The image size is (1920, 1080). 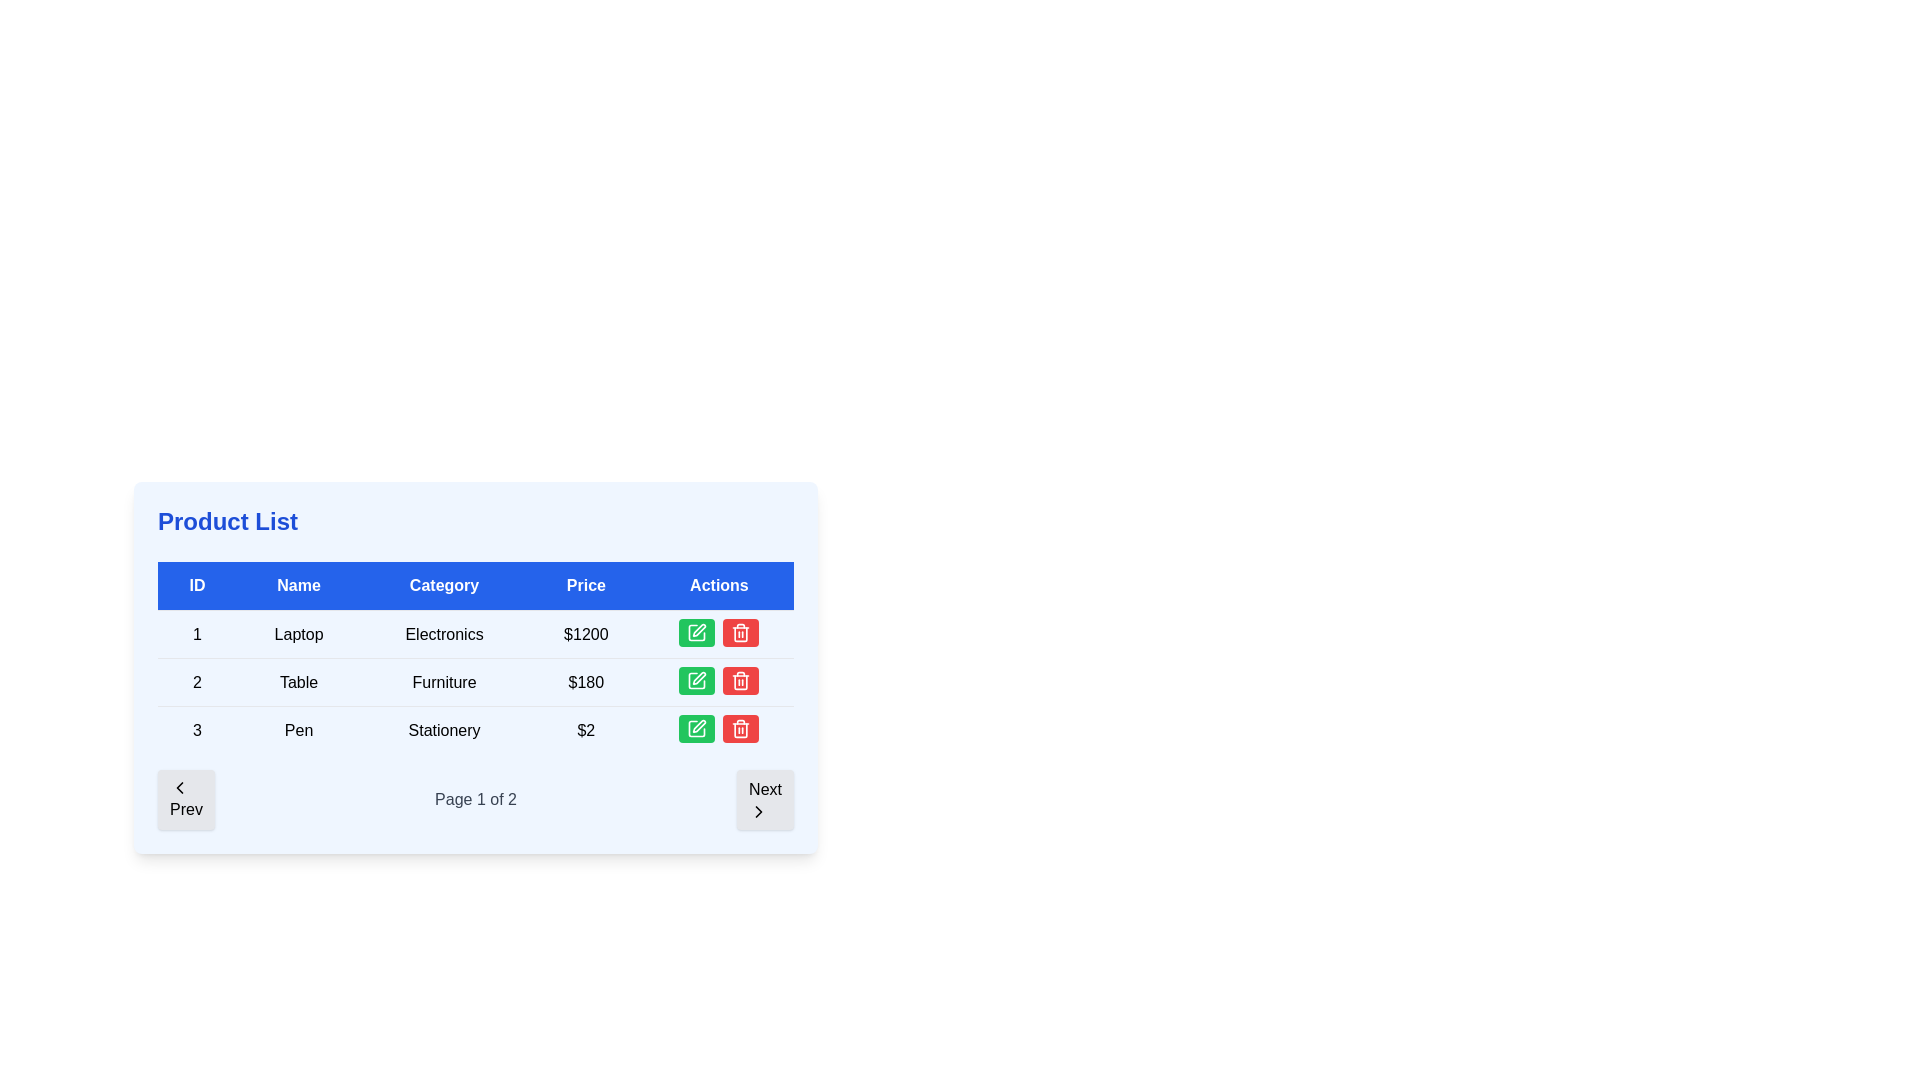 I want to click on the table header cell with a blue background and white text that reads 'ID', which is located at the top left of the table, so click(x=197, y=585).